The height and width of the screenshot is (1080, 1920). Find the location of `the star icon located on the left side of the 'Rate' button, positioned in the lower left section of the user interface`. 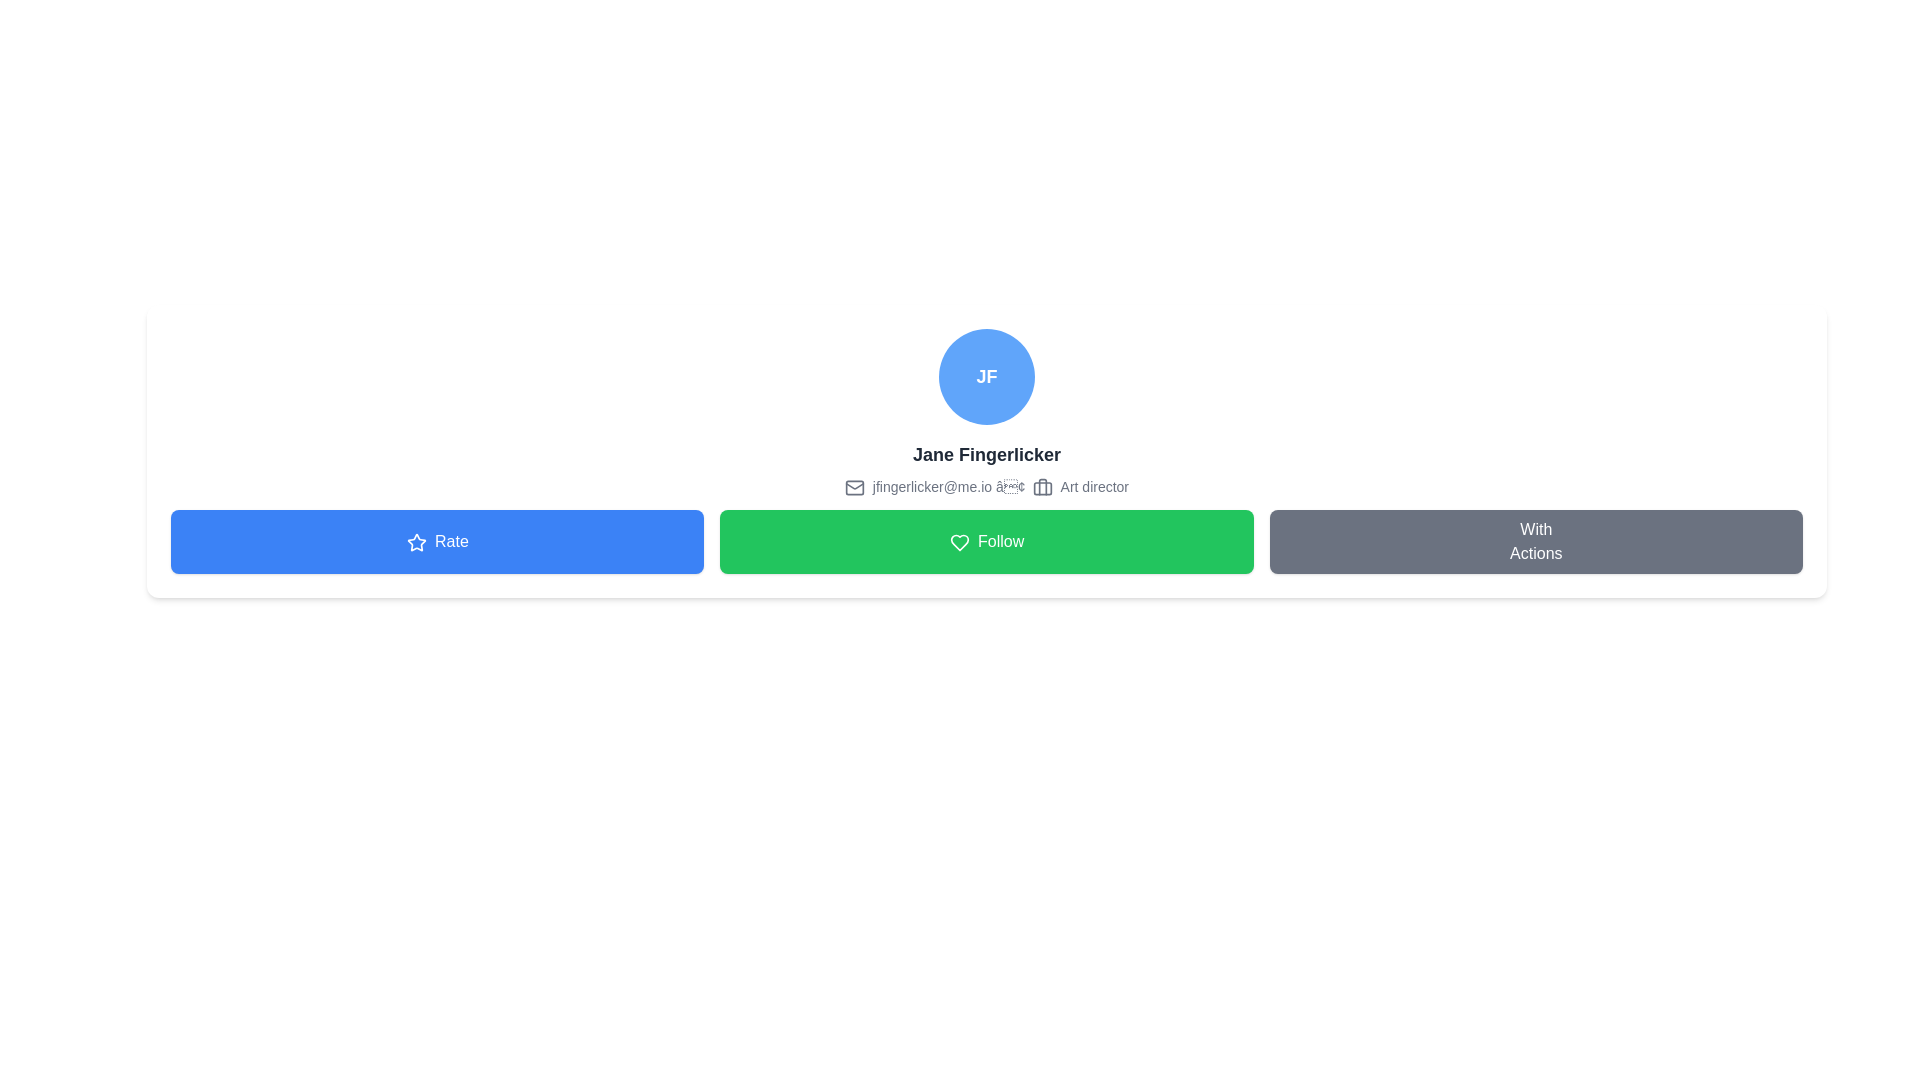

the star icon located on the left side of the 'Rate' button, positioned in the lower left section of the user interface is located at coordinates (415, 543).